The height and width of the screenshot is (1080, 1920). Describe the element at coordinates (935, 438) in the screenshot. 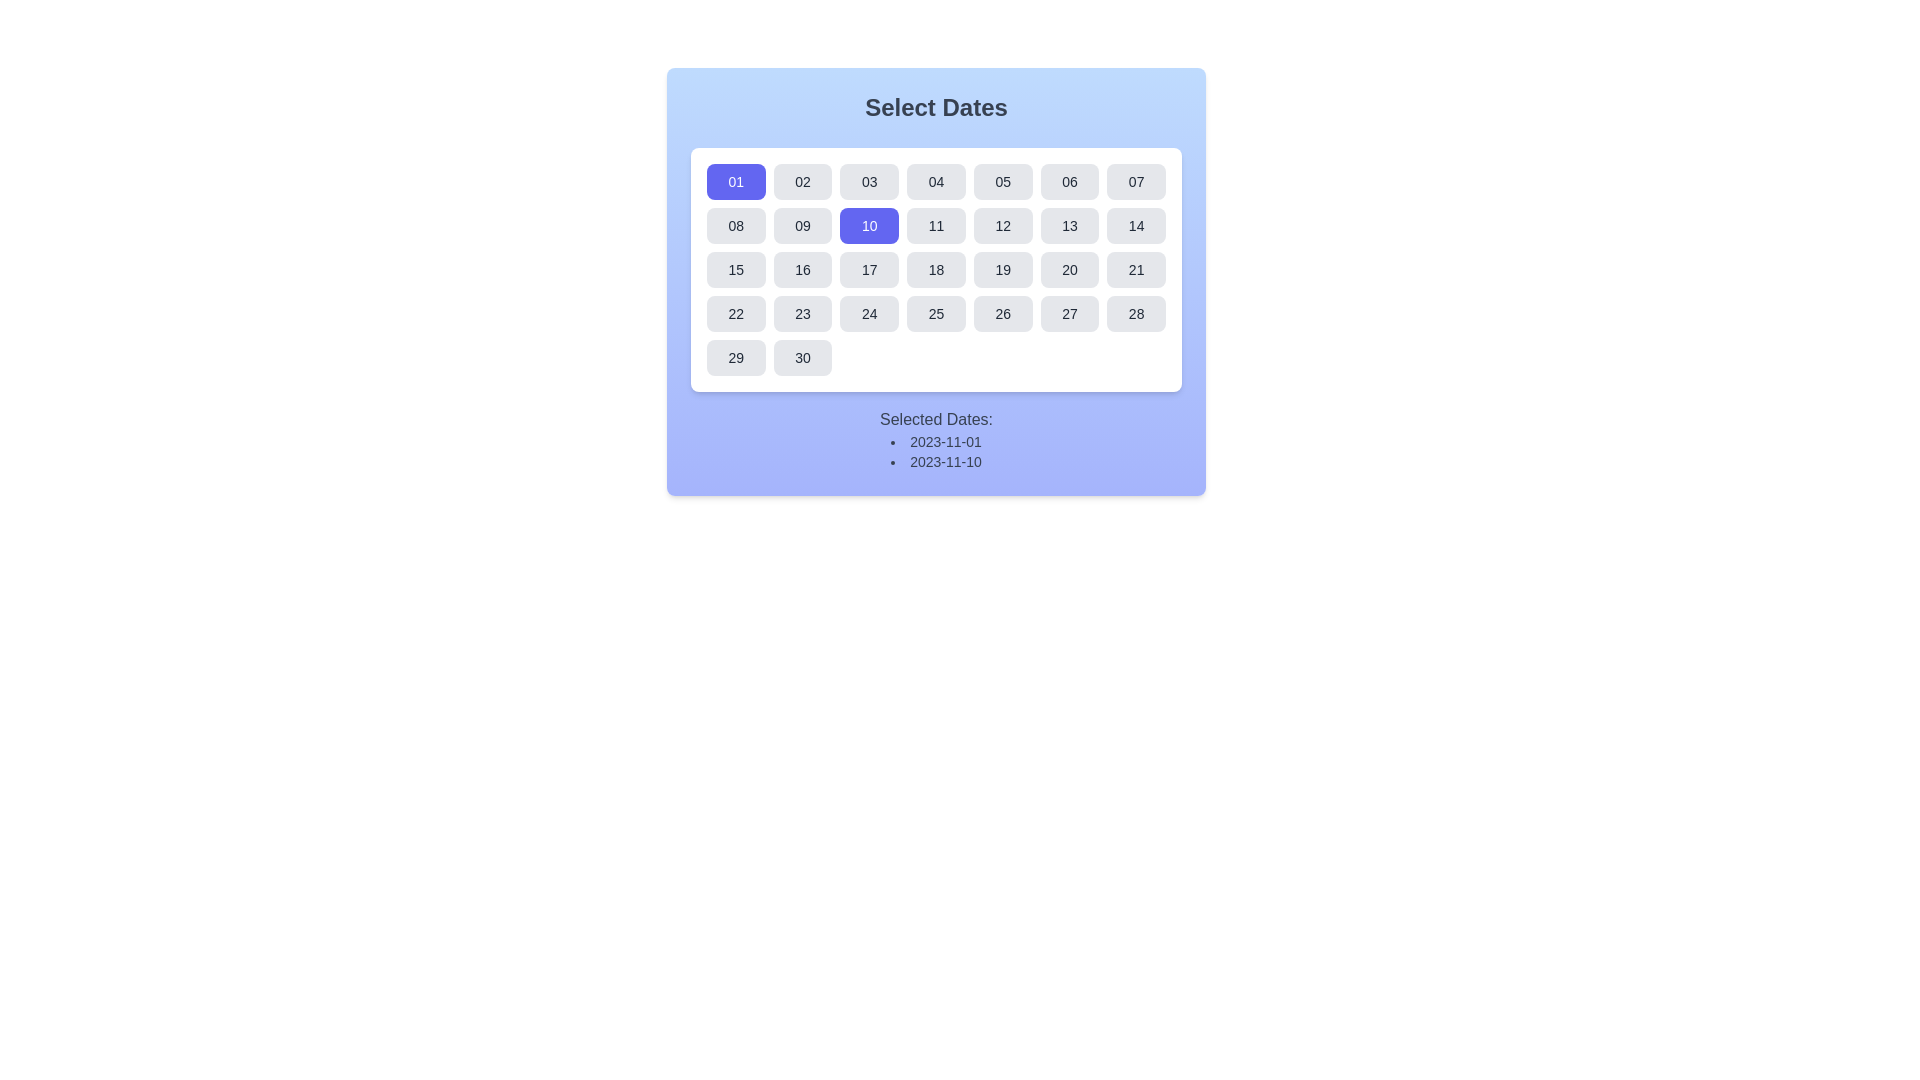

I see `the static text display informing the user about the currently selected dates in the calendar interface, which is located at the bottom of the panel and reads 'Selected Dates: 2023-11-01, 2023-11-10'` at that location.